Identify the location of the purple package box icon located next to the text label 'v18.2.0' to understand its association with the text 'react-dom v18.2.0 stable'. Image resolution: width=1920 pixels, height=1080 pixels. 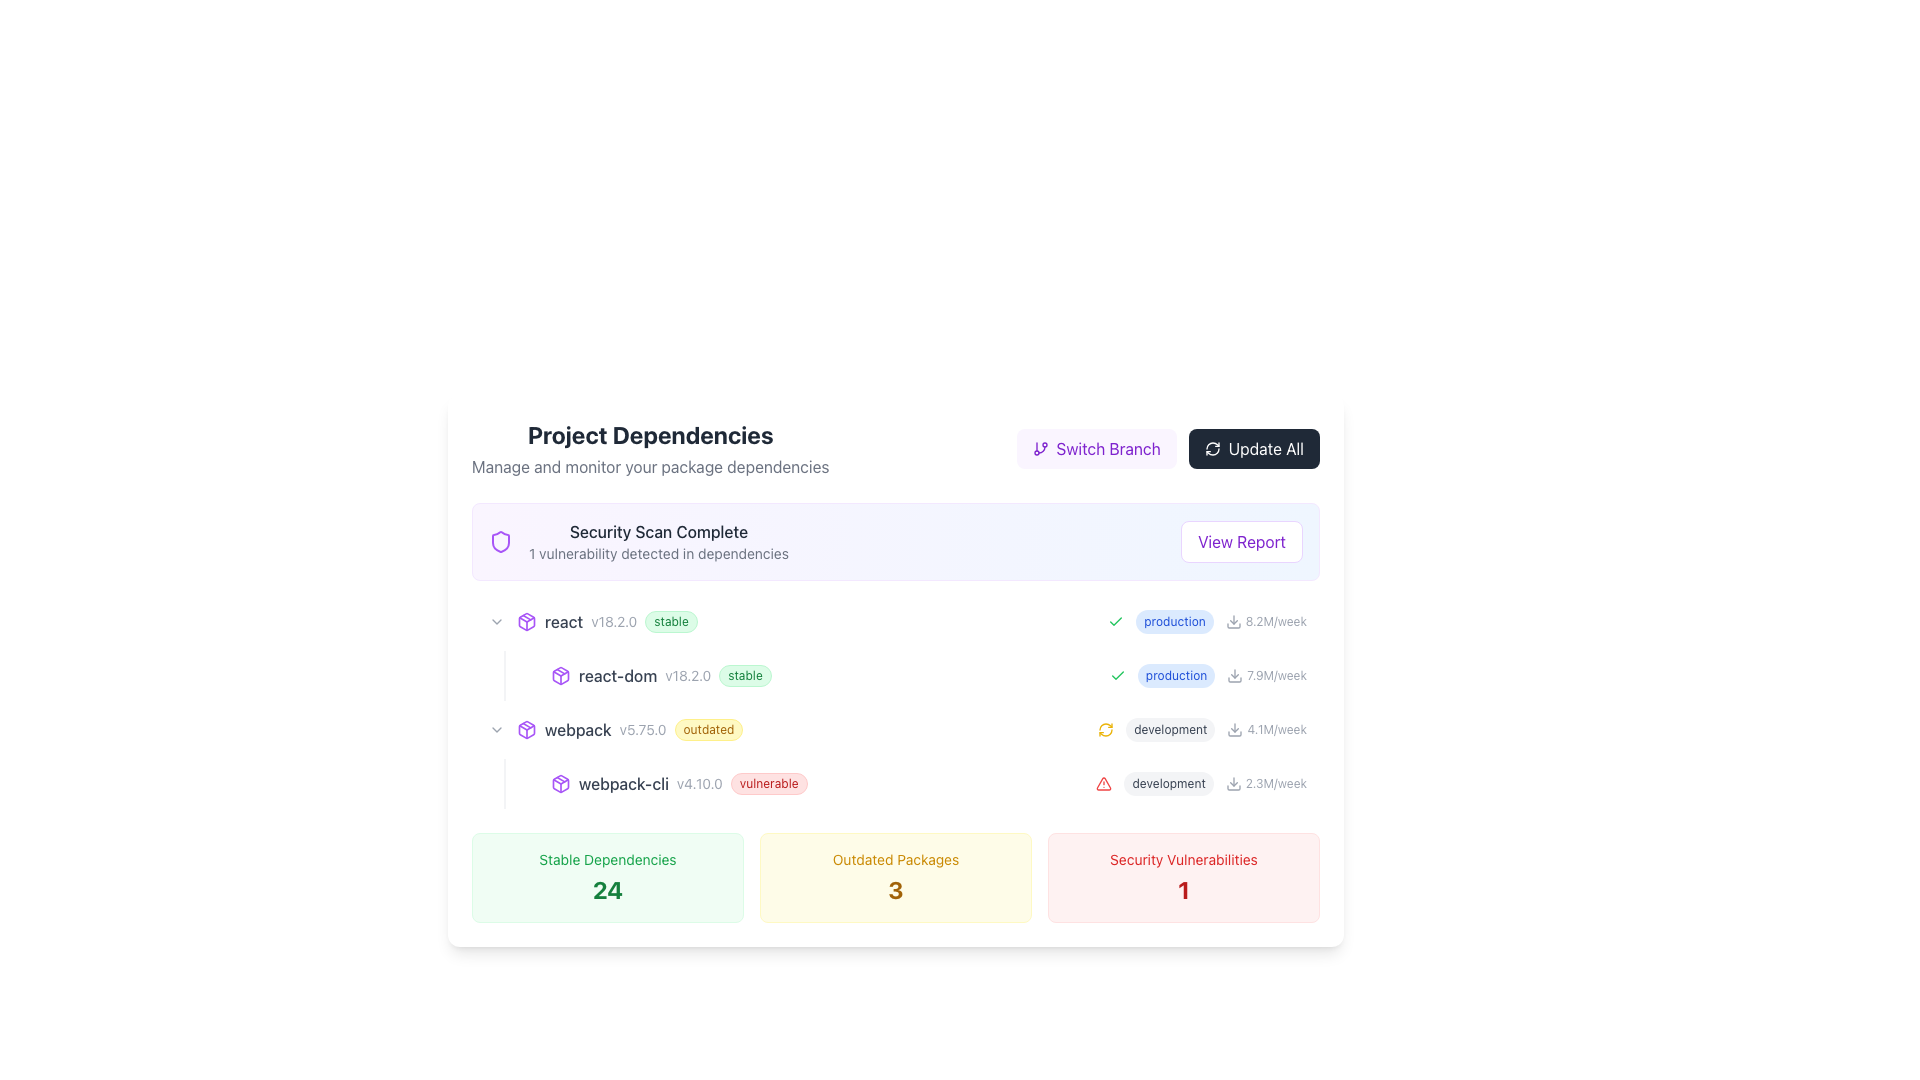
(560, 675).